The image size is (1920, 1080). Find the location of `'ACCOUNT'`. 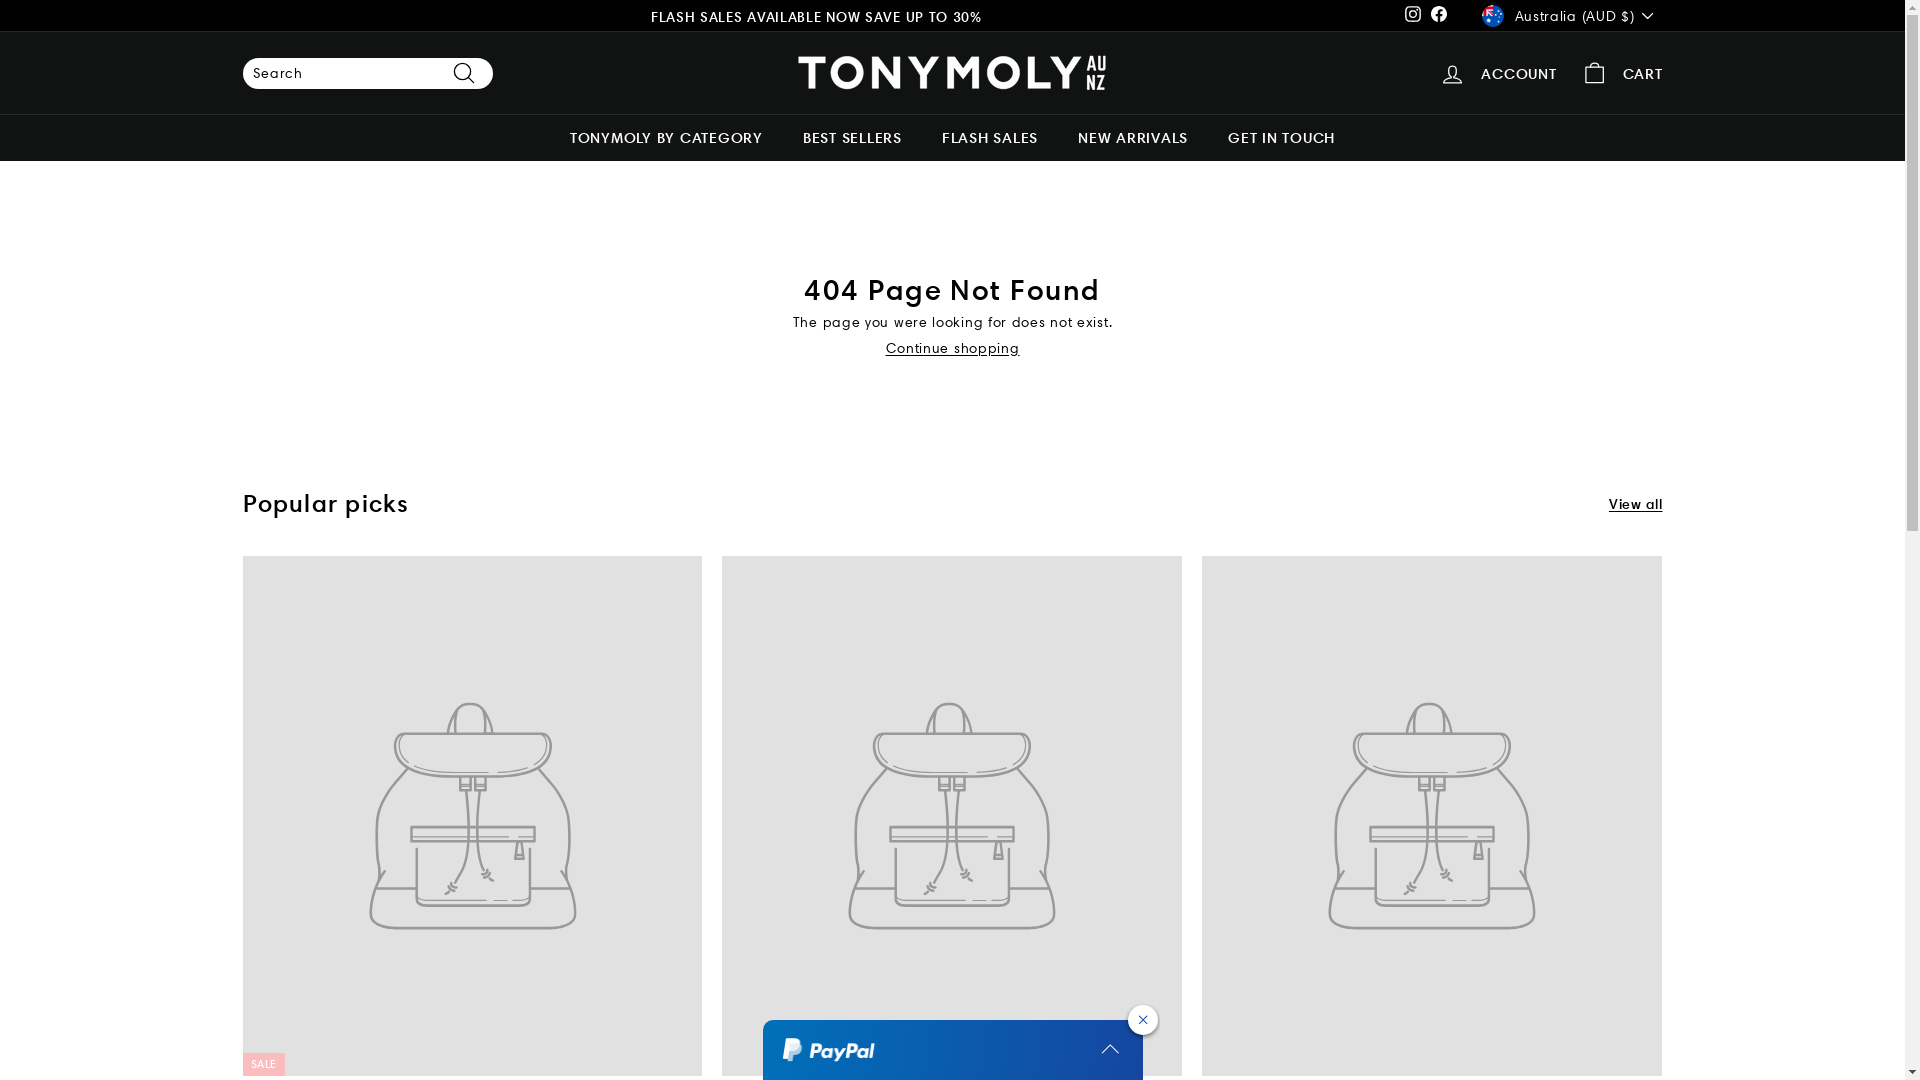

'ACCOUNT' is located at coordinates (1497, 72).